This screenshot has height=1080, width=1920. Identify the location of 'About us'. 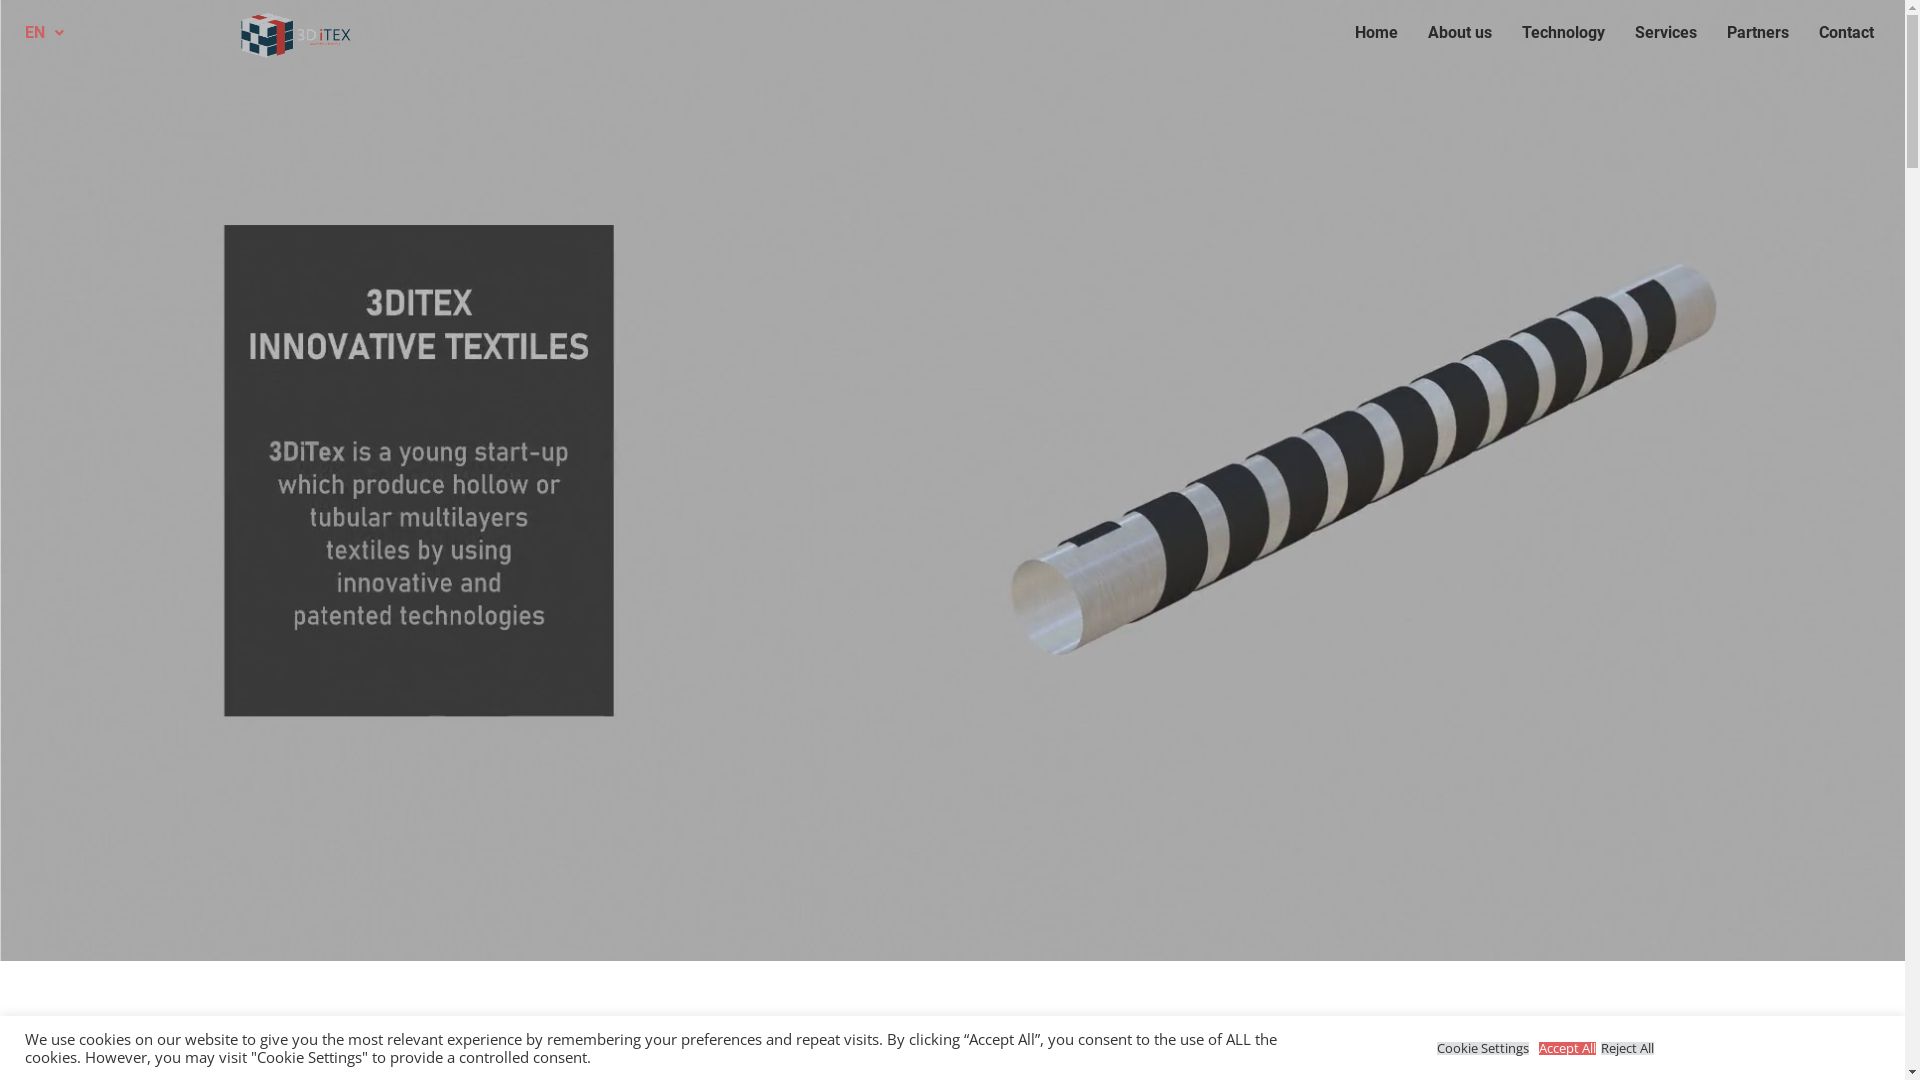
(1459, 33).